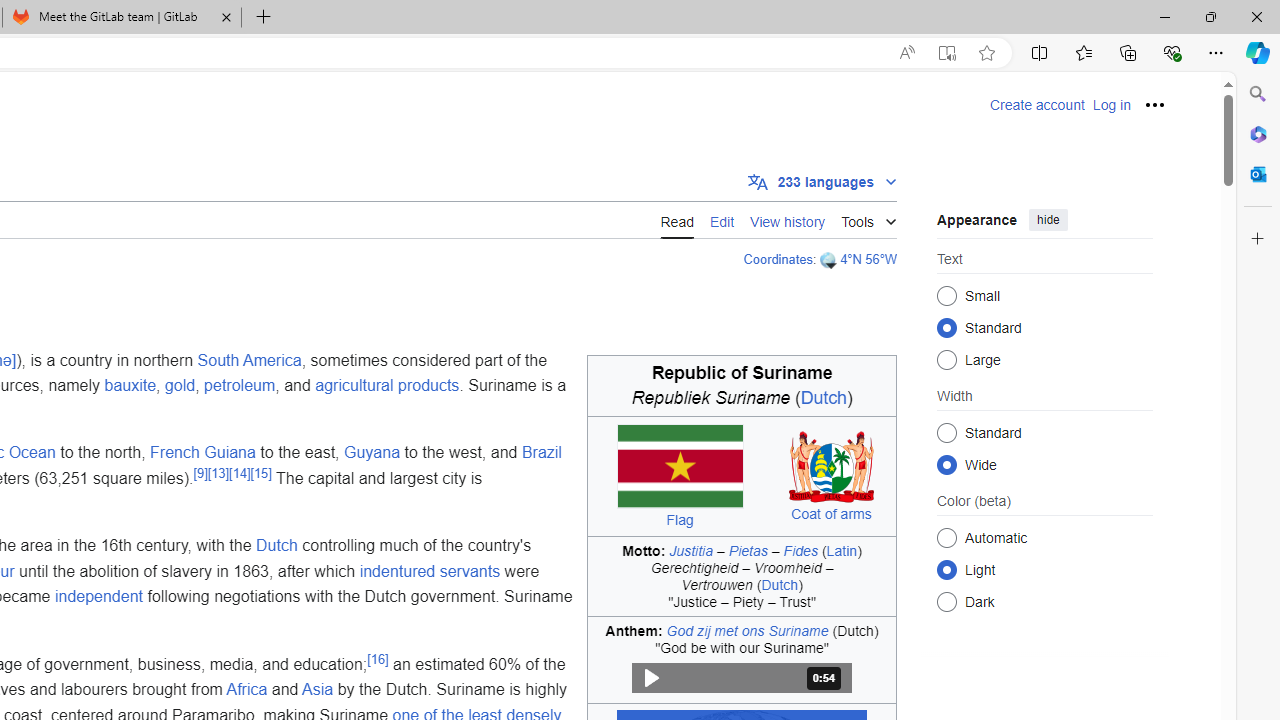 The image size is (1280, 720). Describe the element at coordinates (1037, 105) in the screenshot. I see `'Create account'` at that location.